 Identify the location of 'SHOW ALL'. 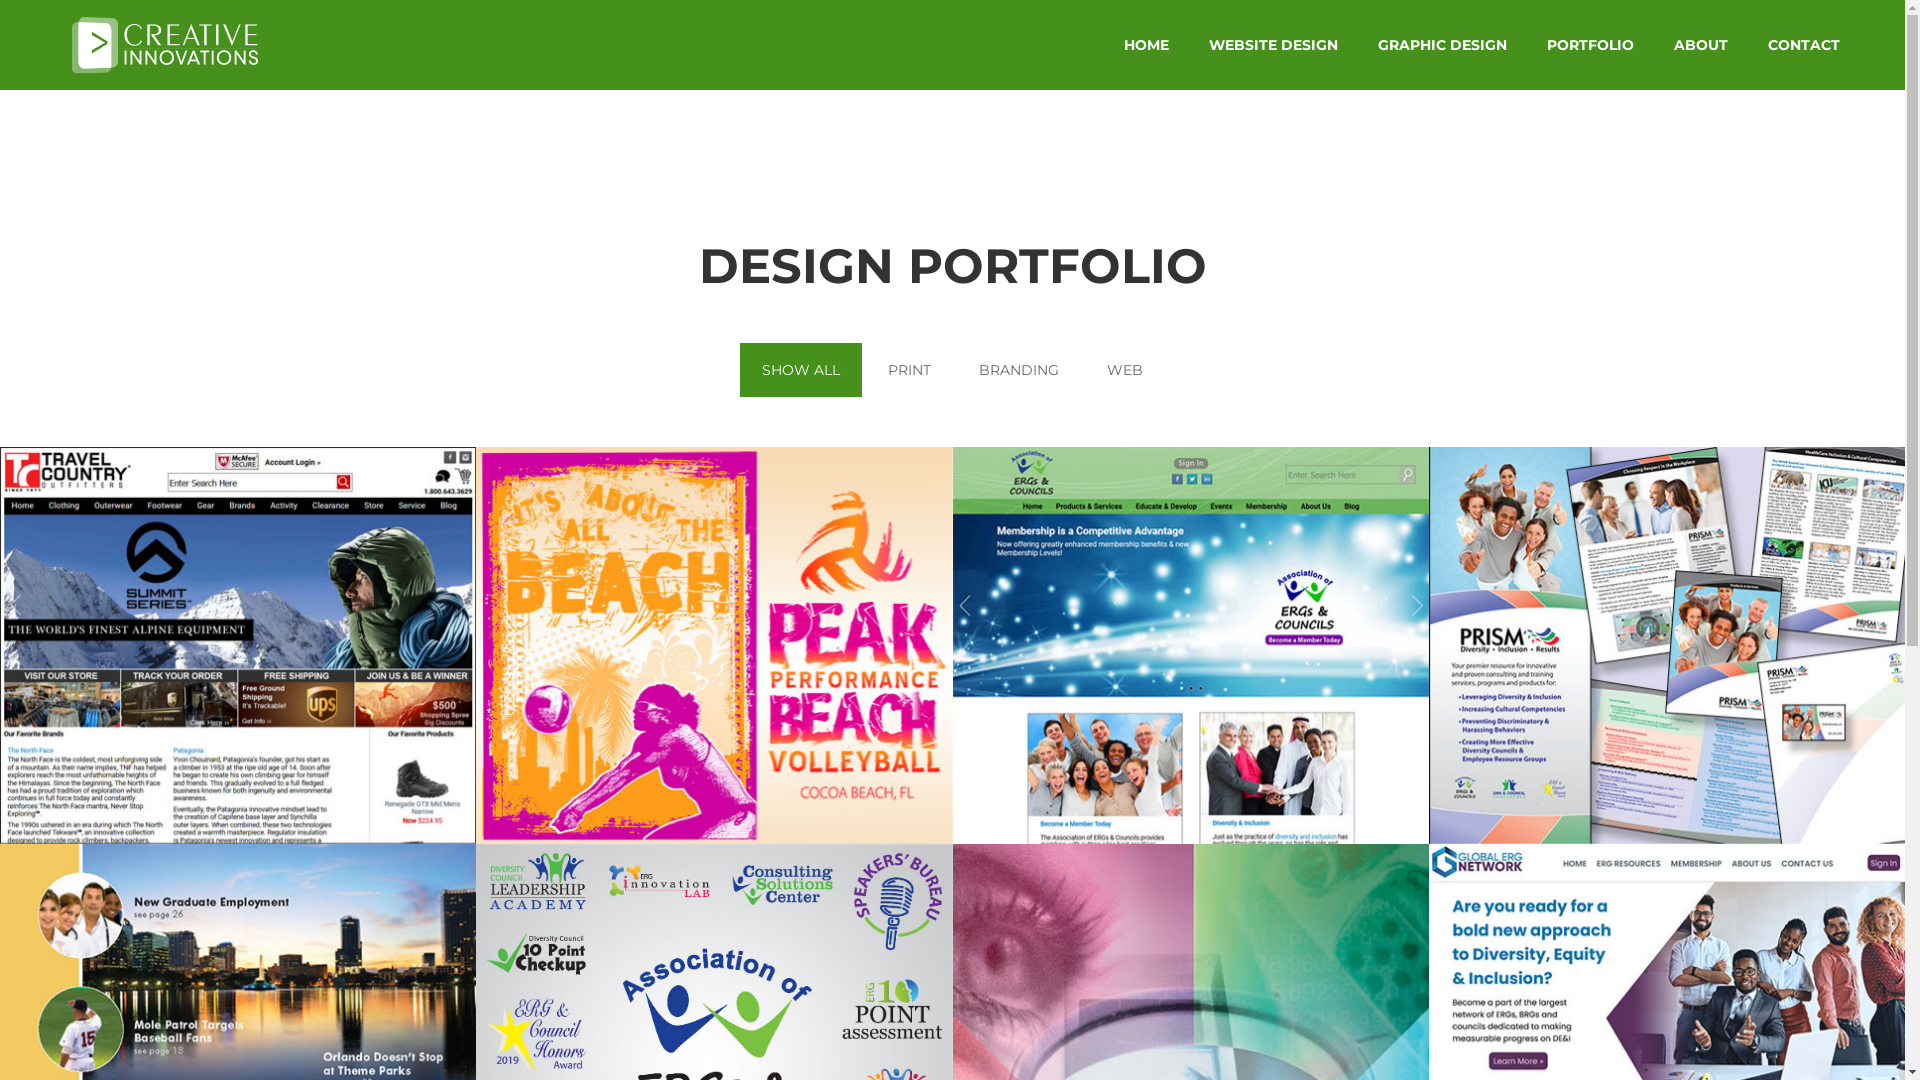
(801, 370).